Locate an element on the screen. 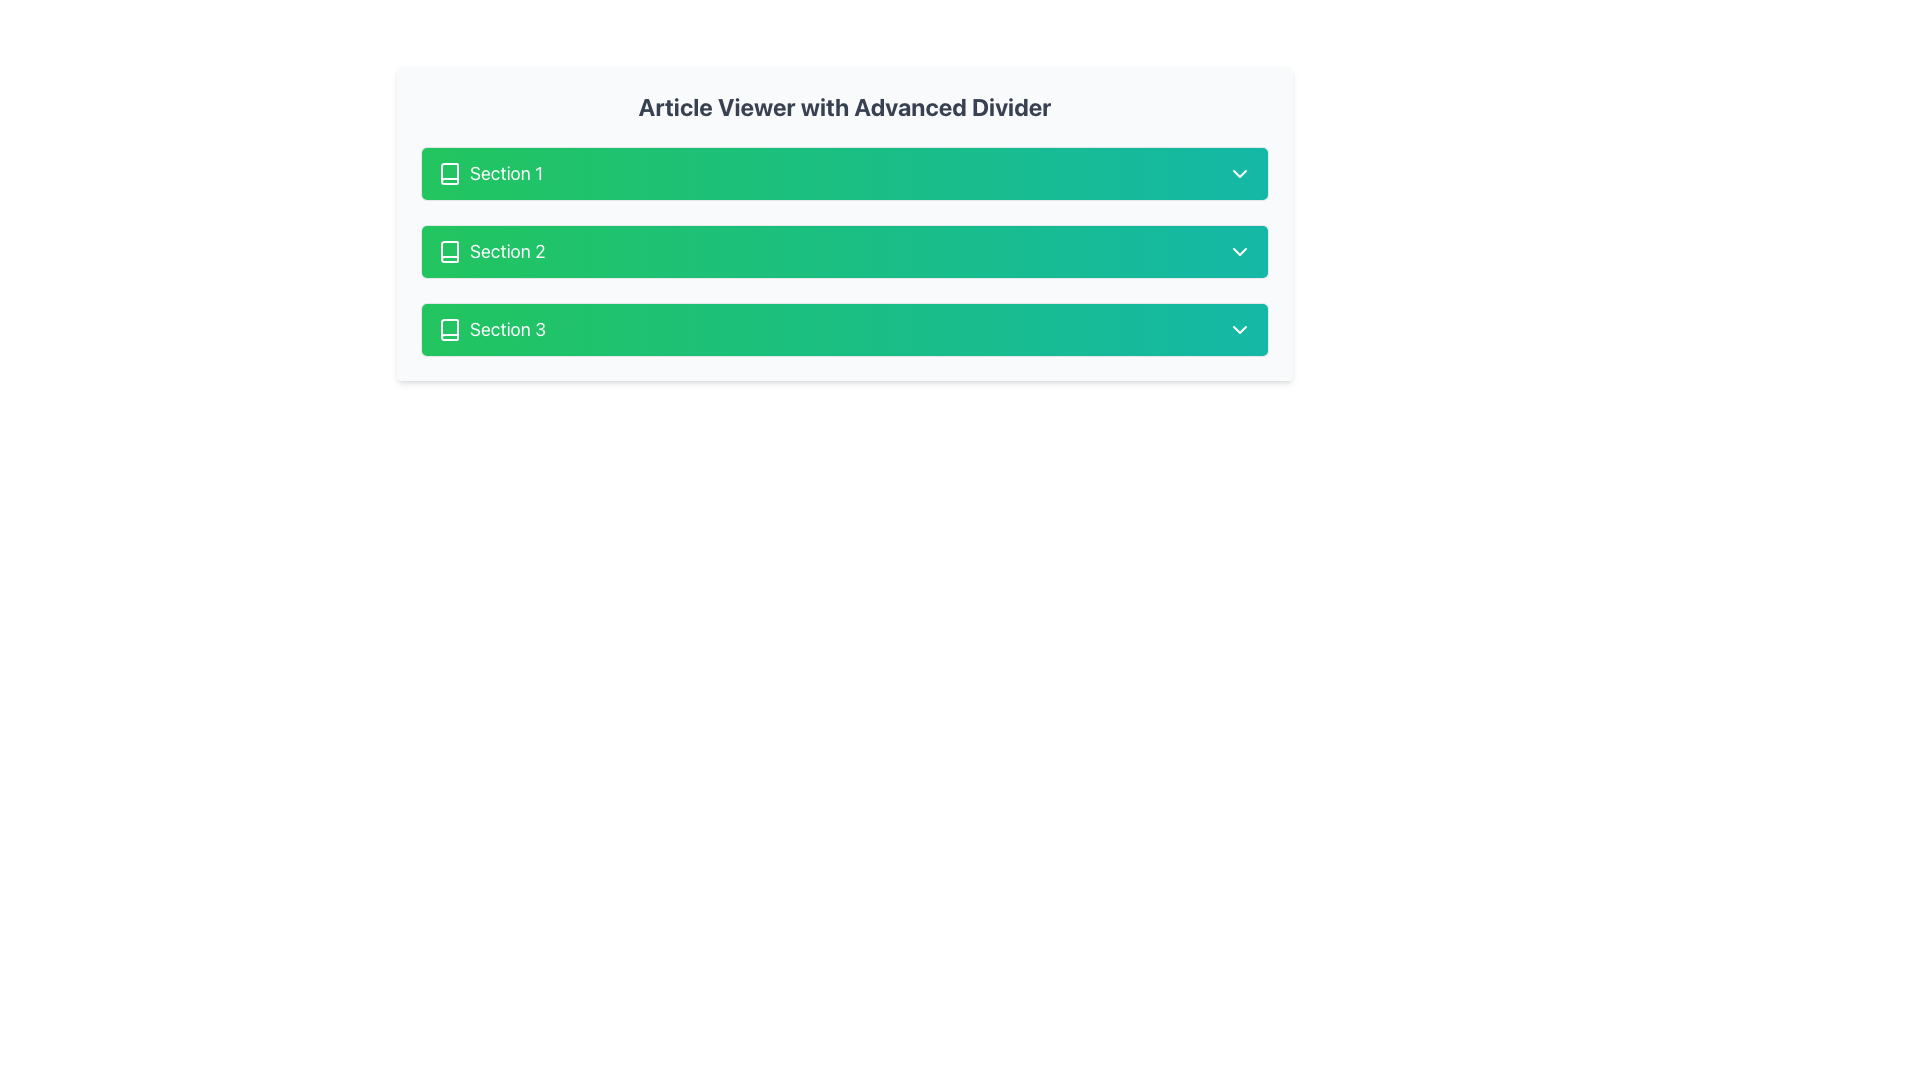 This screenshot has height=1080, width=1920. the Label with Icon displaying 'Section 3' which is located on a green gradient background, aligned horizontally beside a book icon is located at coordinates (492, 329).